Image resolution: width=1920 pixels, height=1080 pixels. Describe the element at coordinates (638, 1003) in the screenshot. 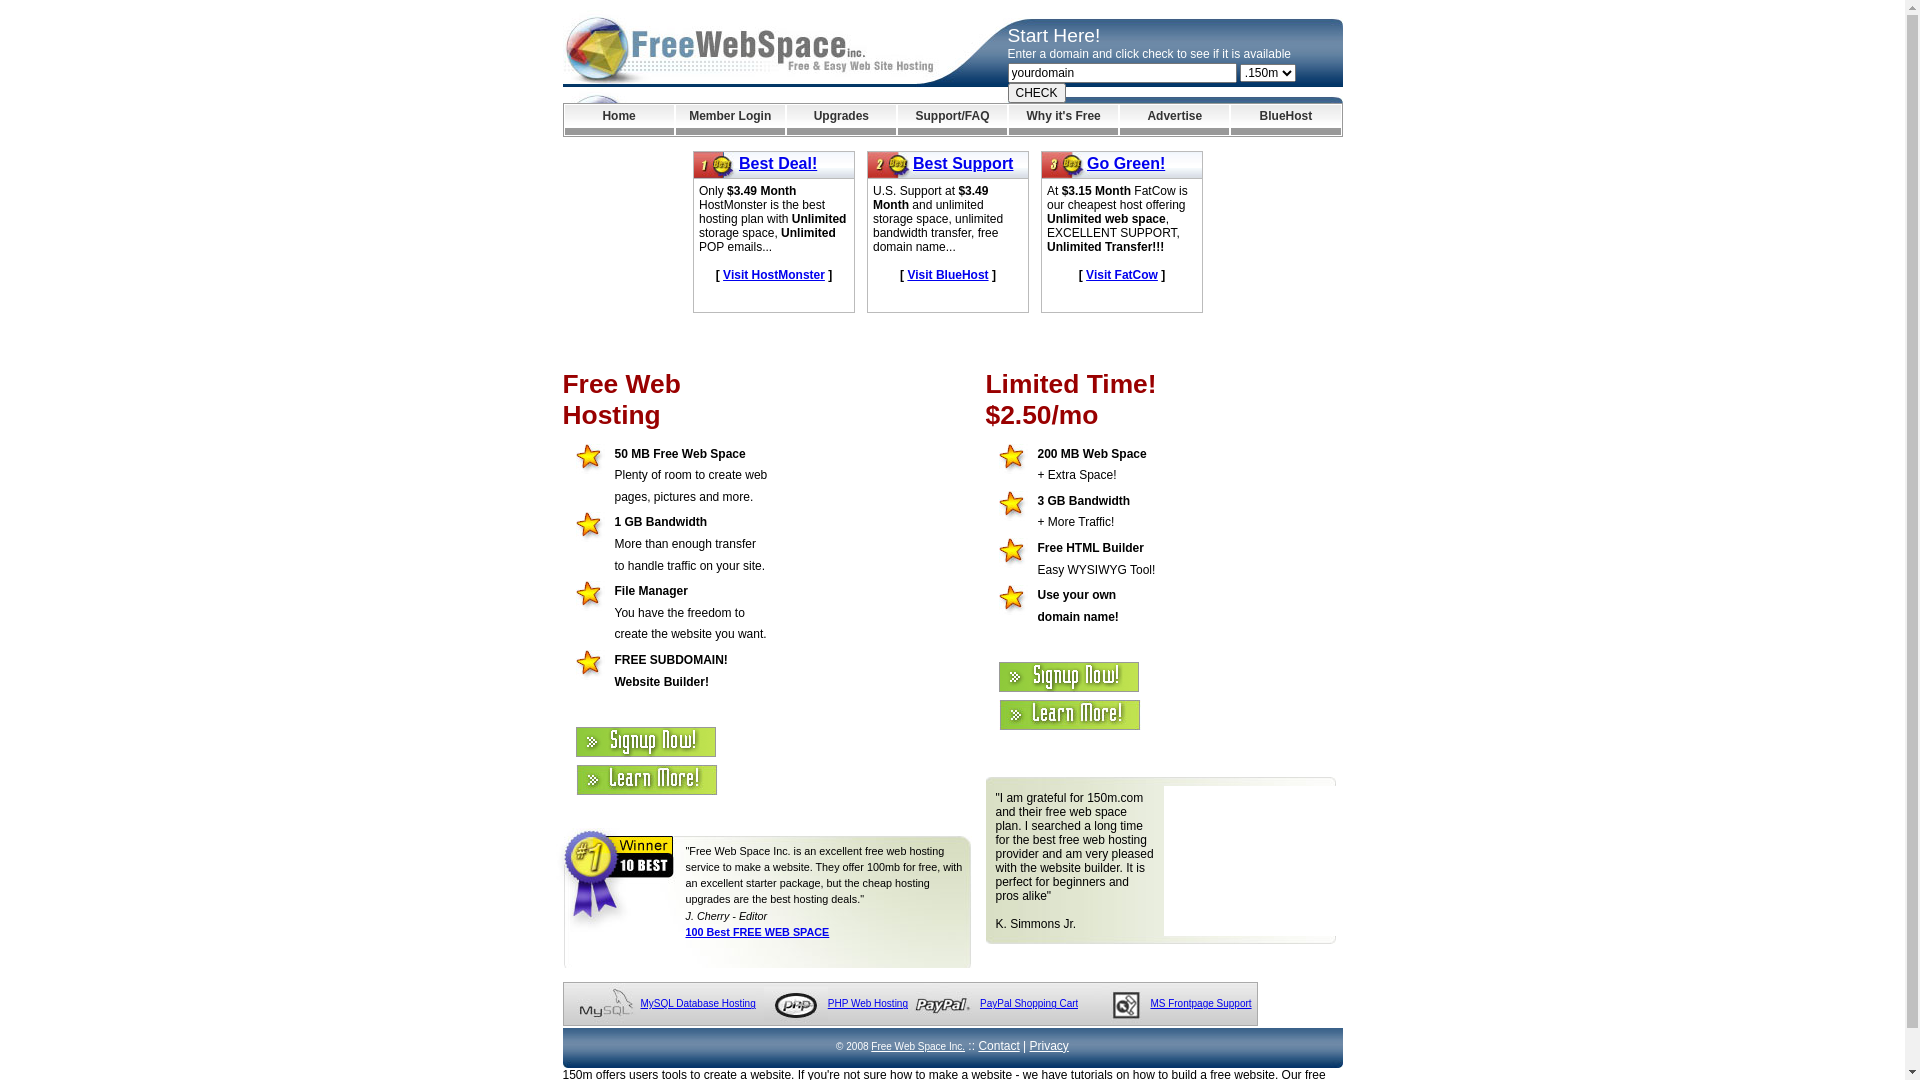

I see `'MySQL Database Hosting'` at that location.